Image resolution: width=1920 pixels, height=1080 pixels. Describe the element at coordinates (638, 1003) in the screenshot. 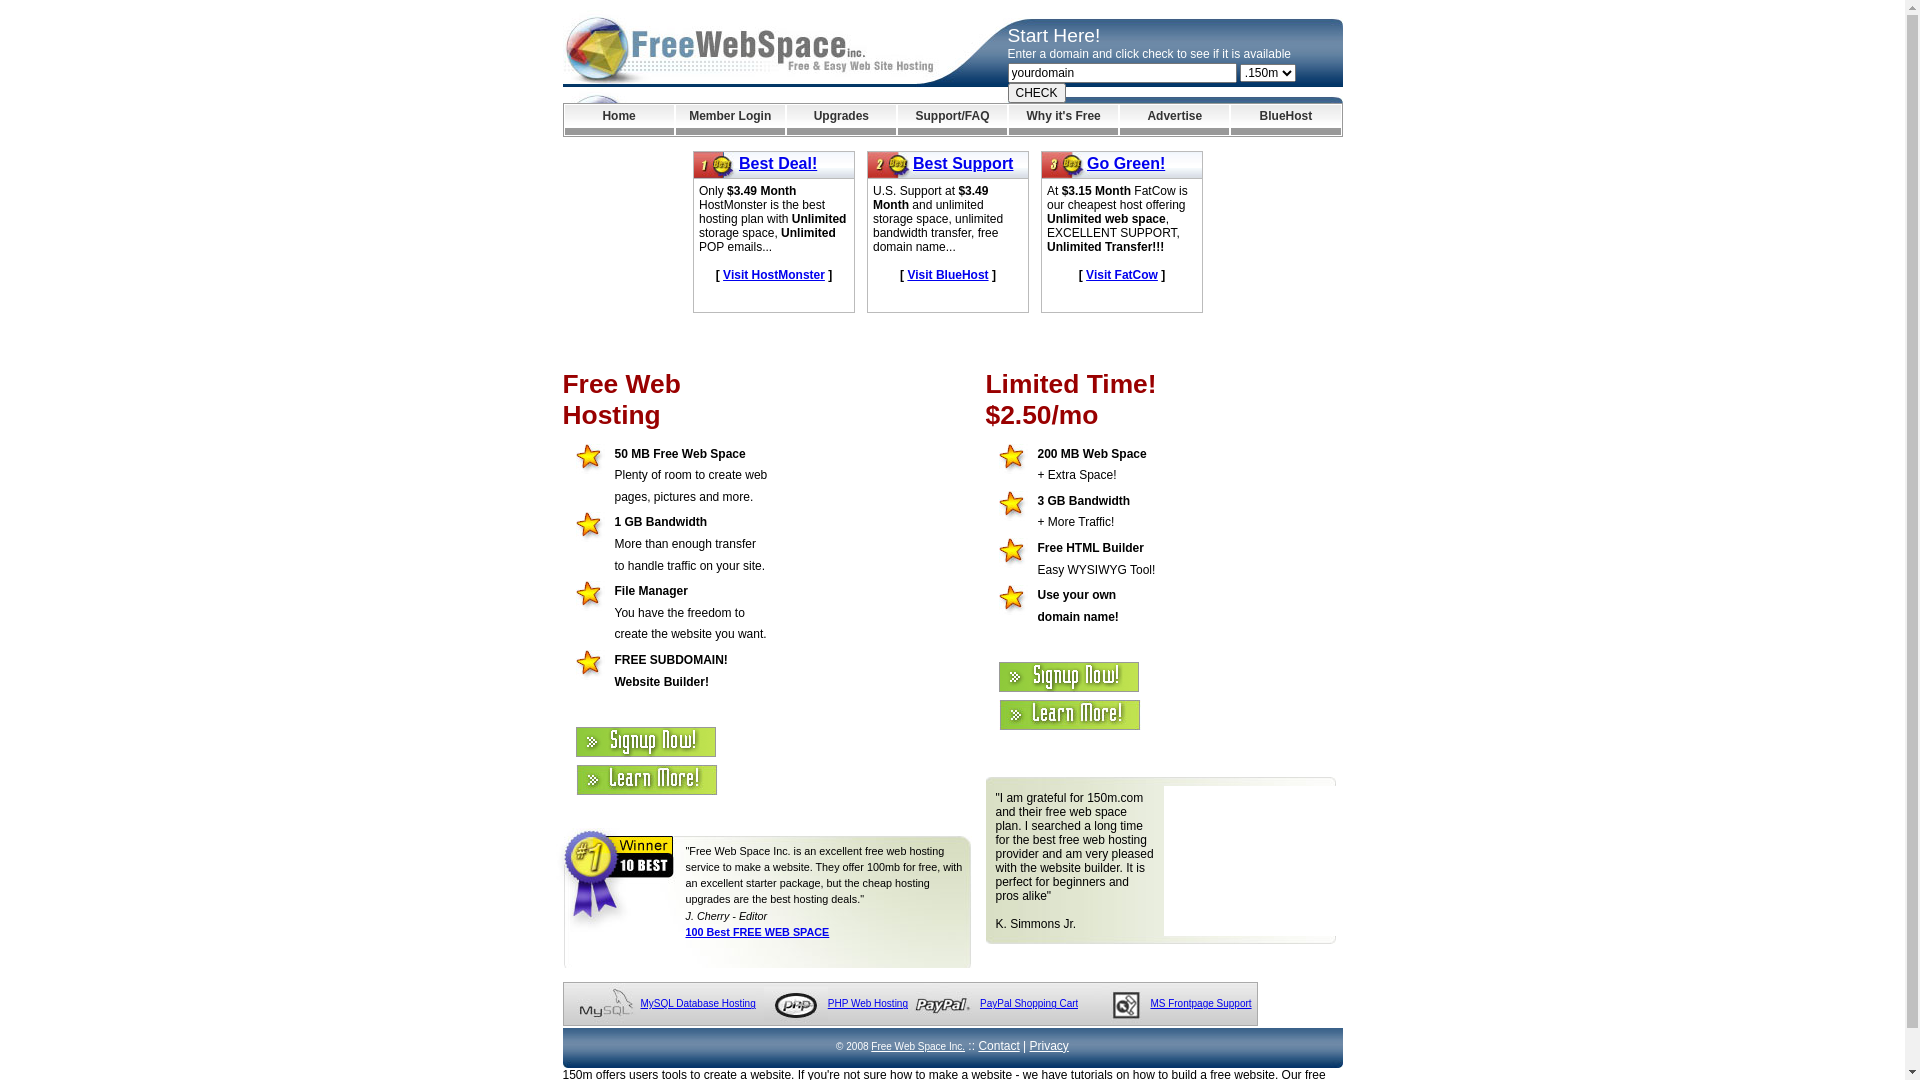

I see `'MySQL Database Hosting'` at that location.